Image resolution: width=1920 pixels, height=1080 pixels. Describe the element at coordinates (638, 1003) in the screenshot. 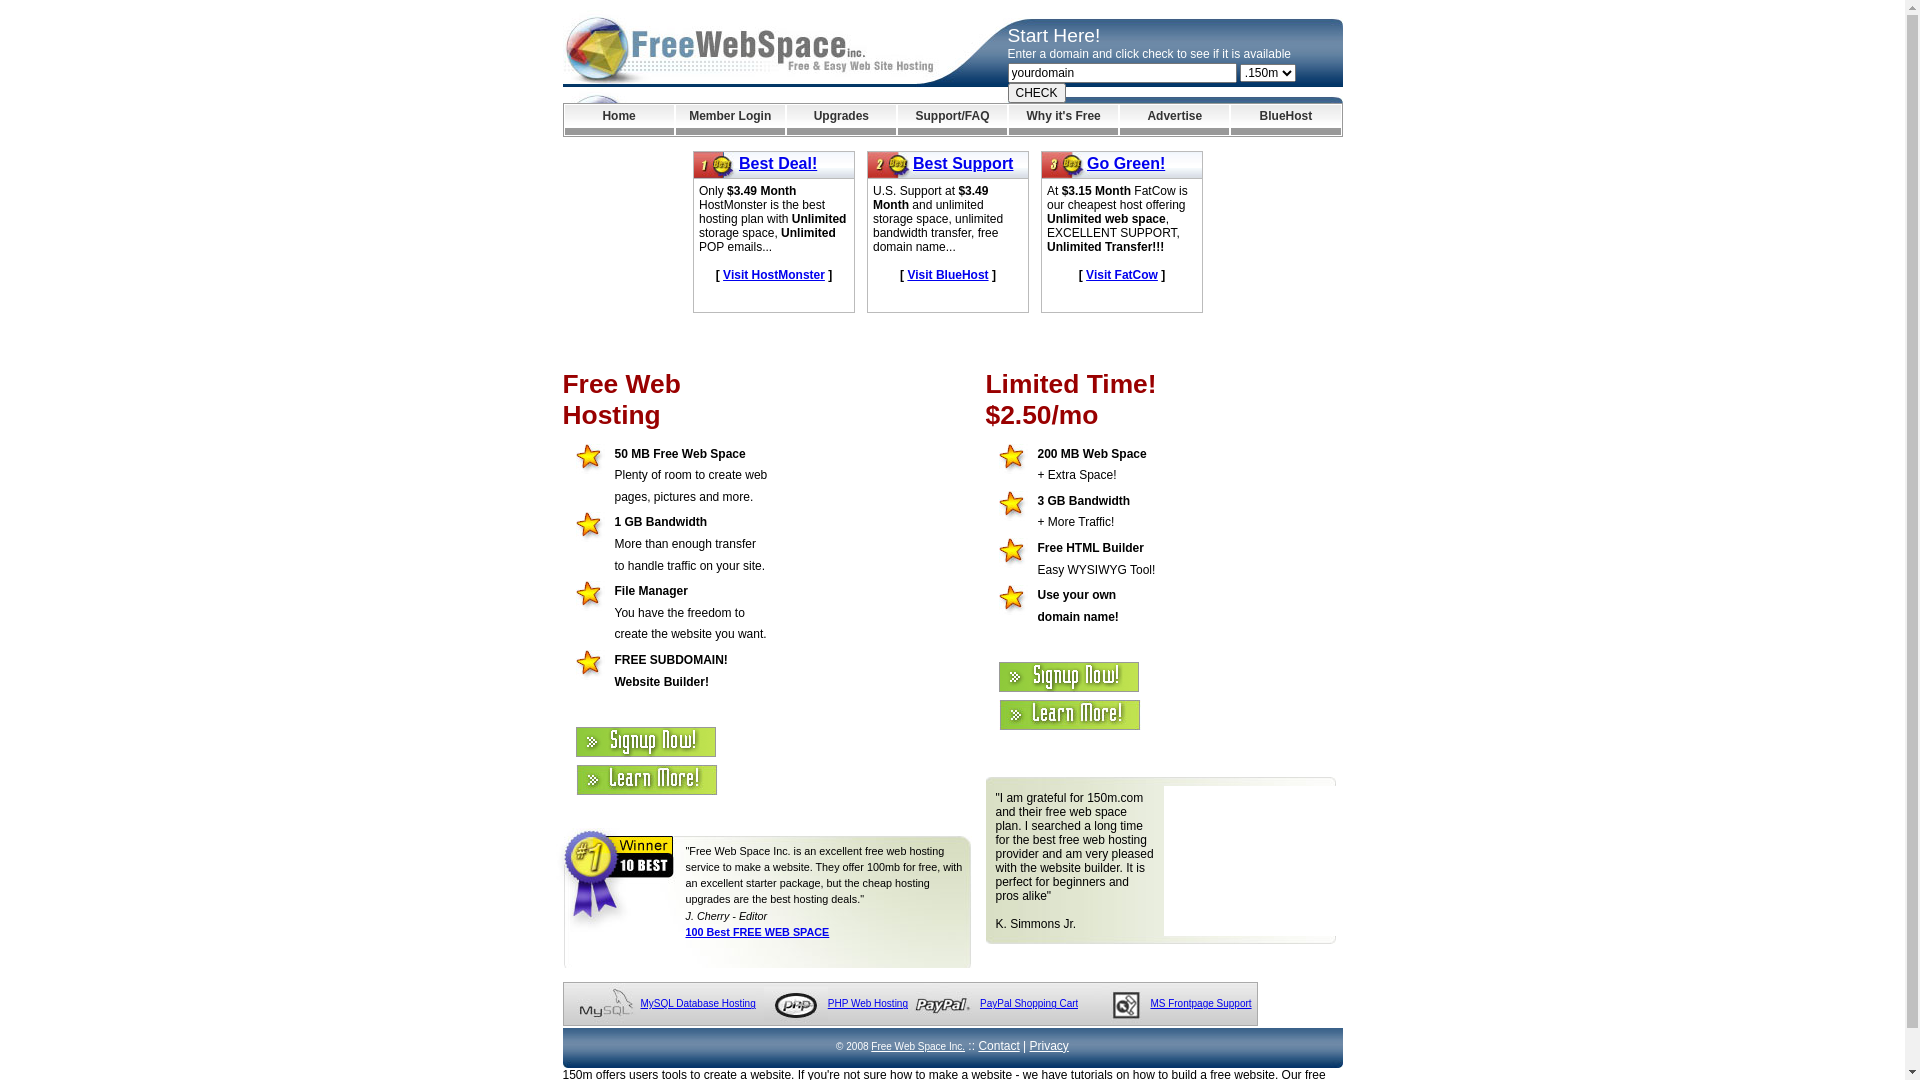

I see `'MySQL Database Hosting'` at that location.